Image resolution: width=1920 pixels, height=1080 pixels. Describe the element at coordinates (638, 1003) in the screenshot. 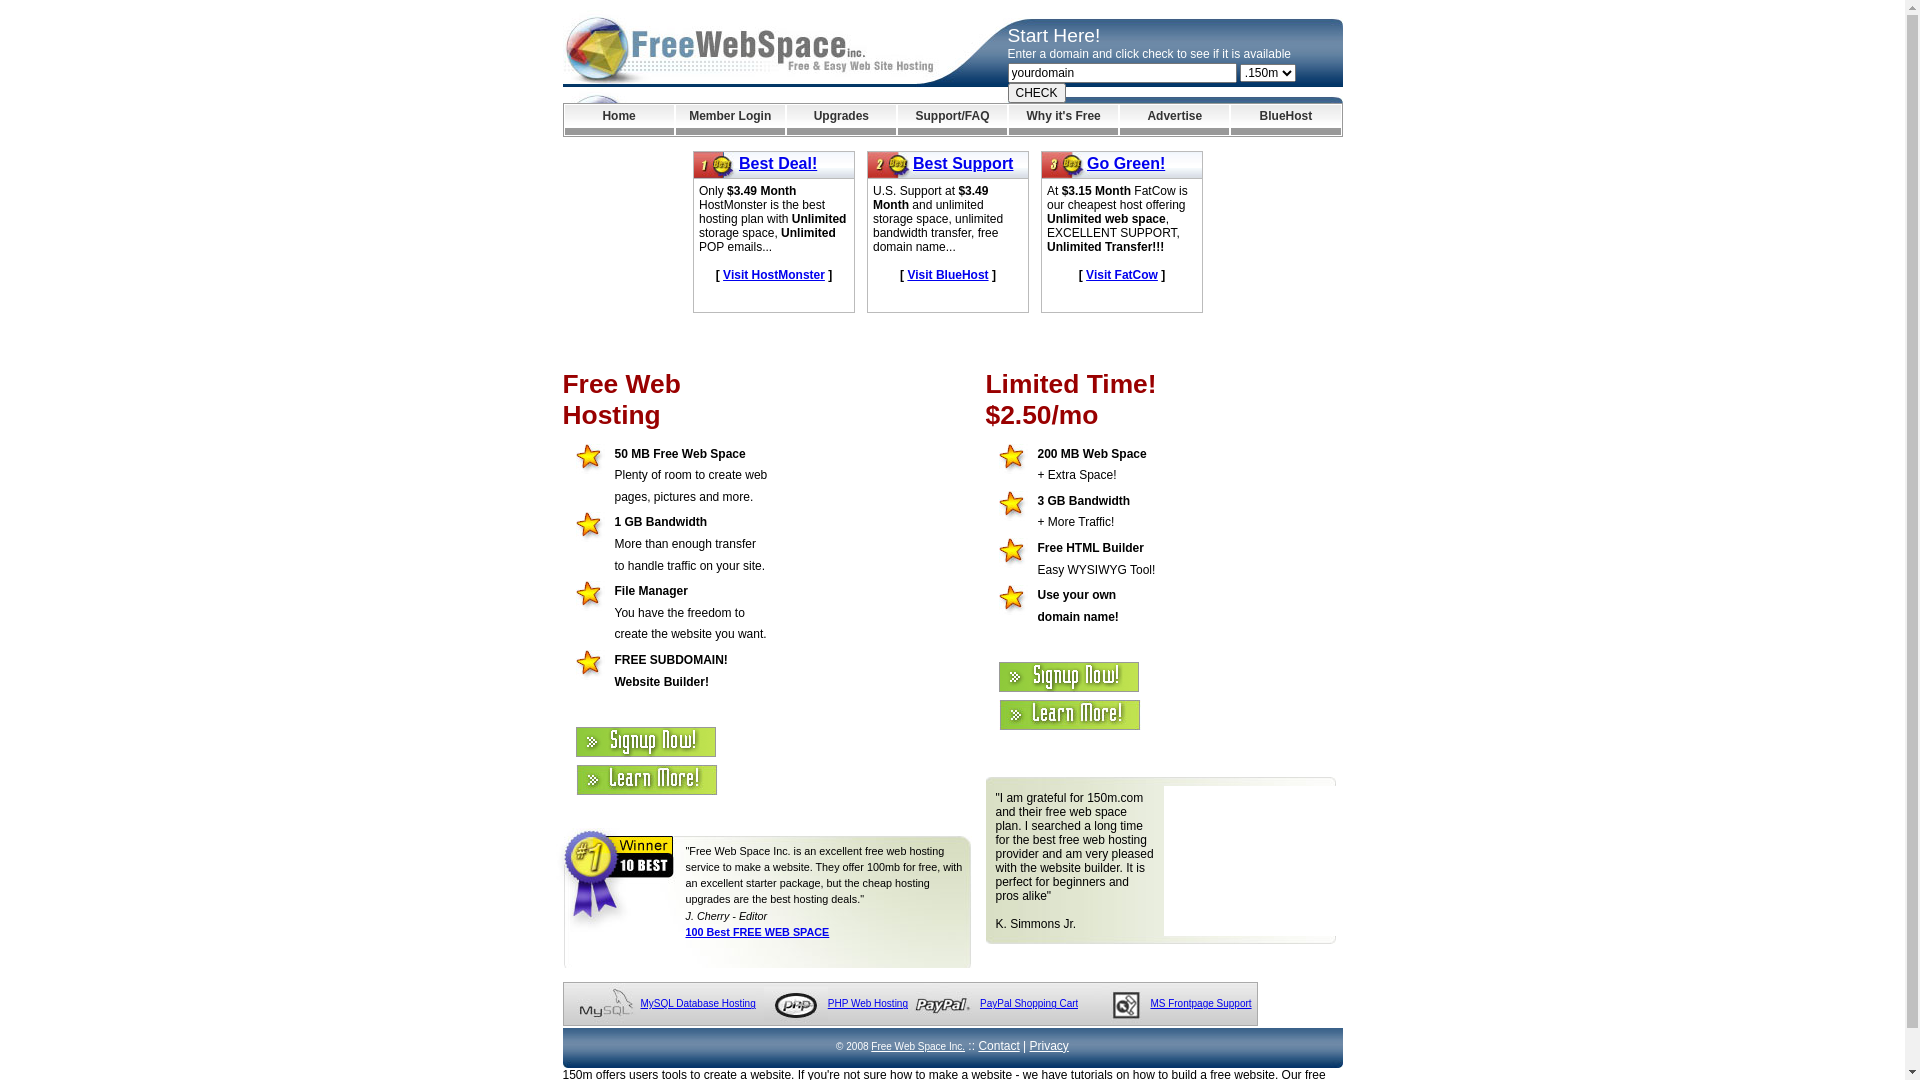

I see `'MySQL Database Hosting'` at that location.